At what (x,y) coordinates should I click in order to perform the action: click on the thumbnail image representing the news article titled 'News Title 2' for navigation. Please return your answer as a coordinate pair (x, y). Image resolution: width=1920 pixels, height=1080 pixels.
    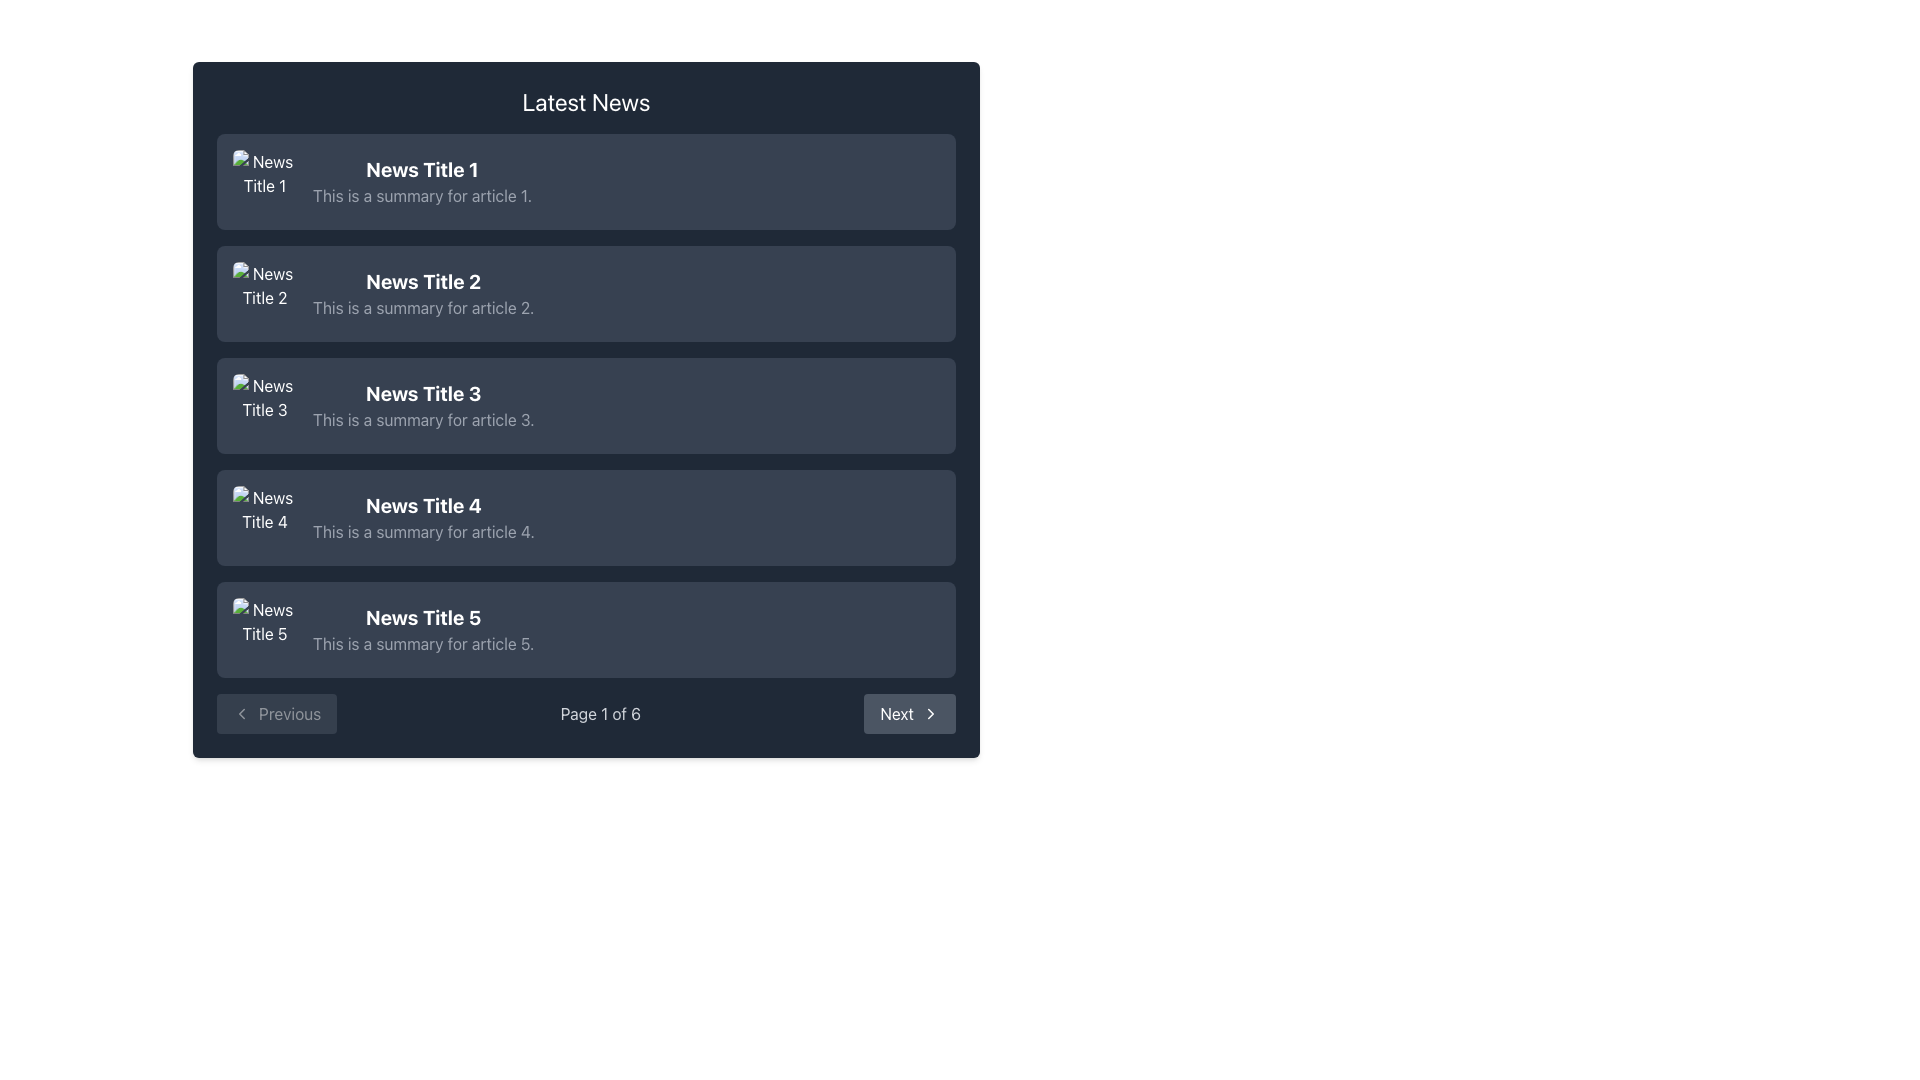
    Looking at the image, I should click on (263, 293).